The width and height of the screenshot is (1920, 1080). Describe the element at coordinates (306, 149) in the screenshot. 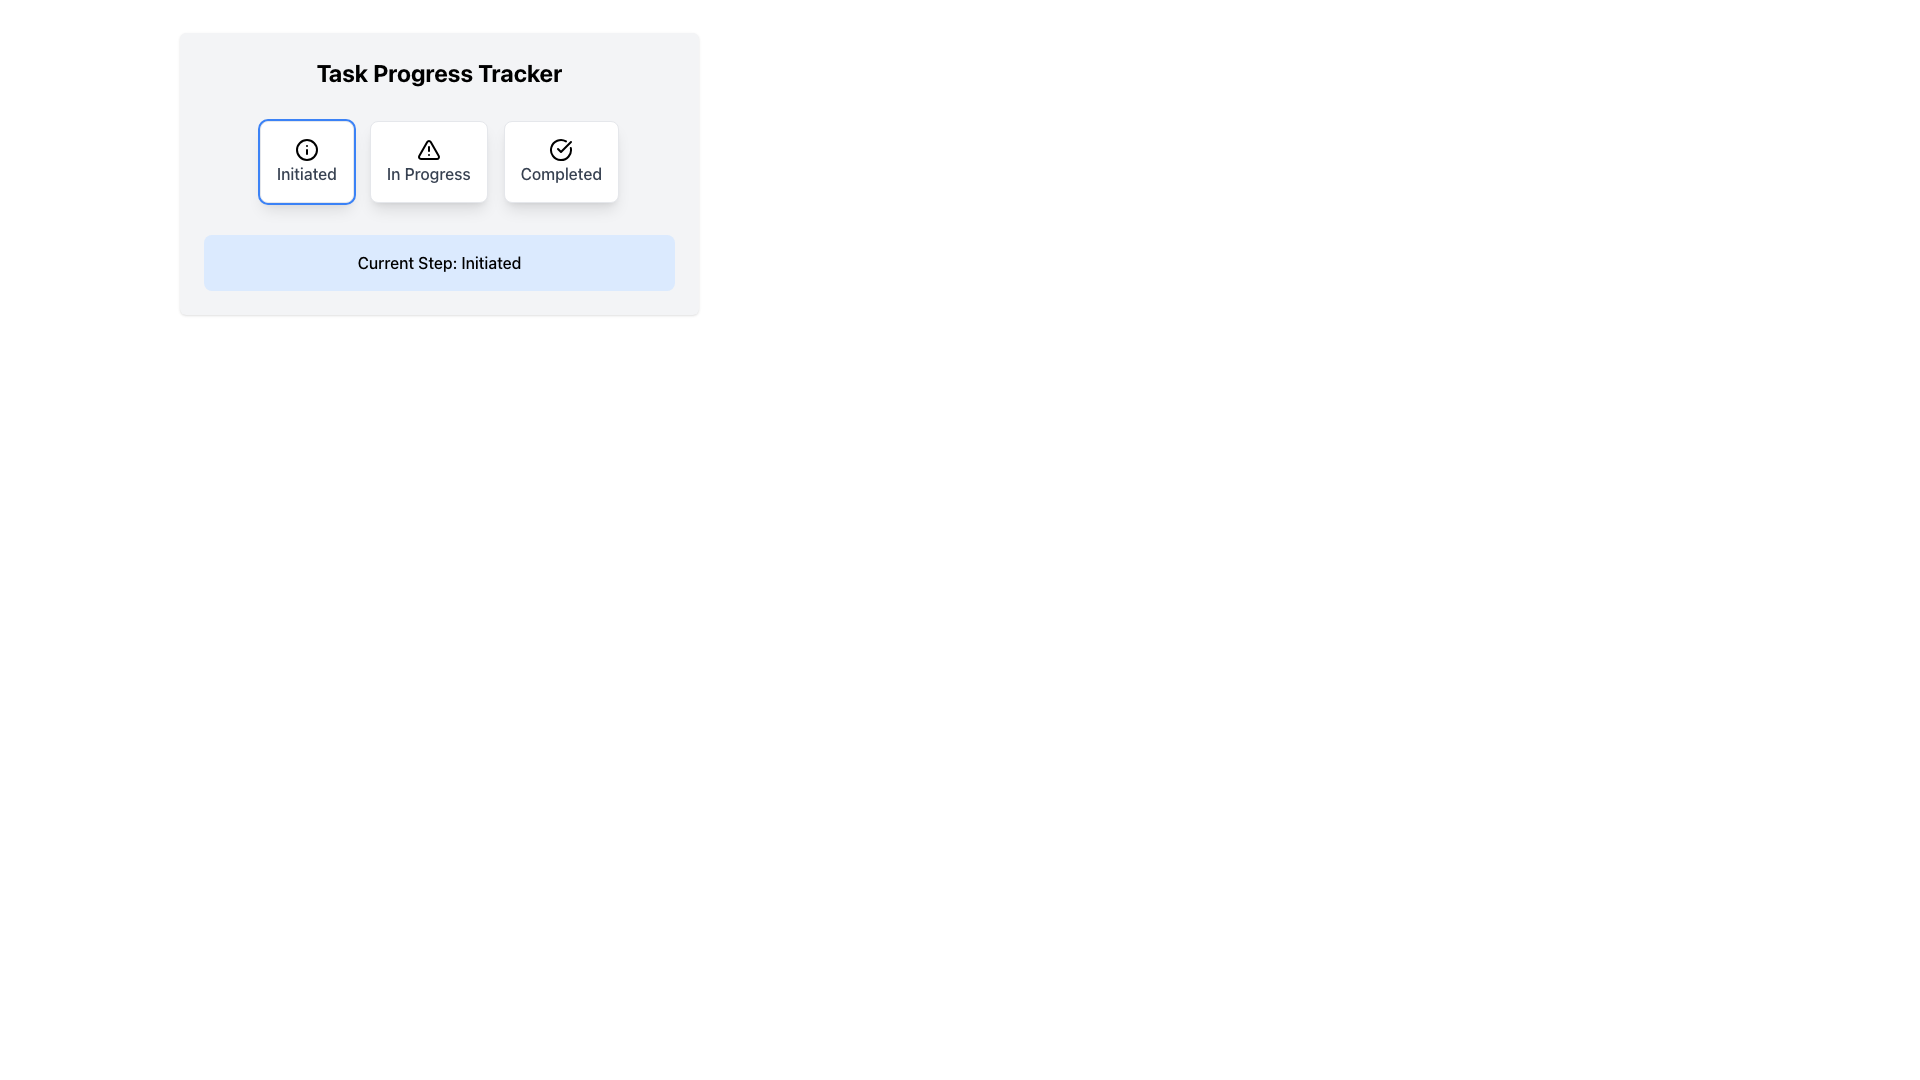

I see `the circular informational icon with a black stroke located in the 'Initiated' section of the task progress tracker, positioned above the 'Initiated' label` at that location.